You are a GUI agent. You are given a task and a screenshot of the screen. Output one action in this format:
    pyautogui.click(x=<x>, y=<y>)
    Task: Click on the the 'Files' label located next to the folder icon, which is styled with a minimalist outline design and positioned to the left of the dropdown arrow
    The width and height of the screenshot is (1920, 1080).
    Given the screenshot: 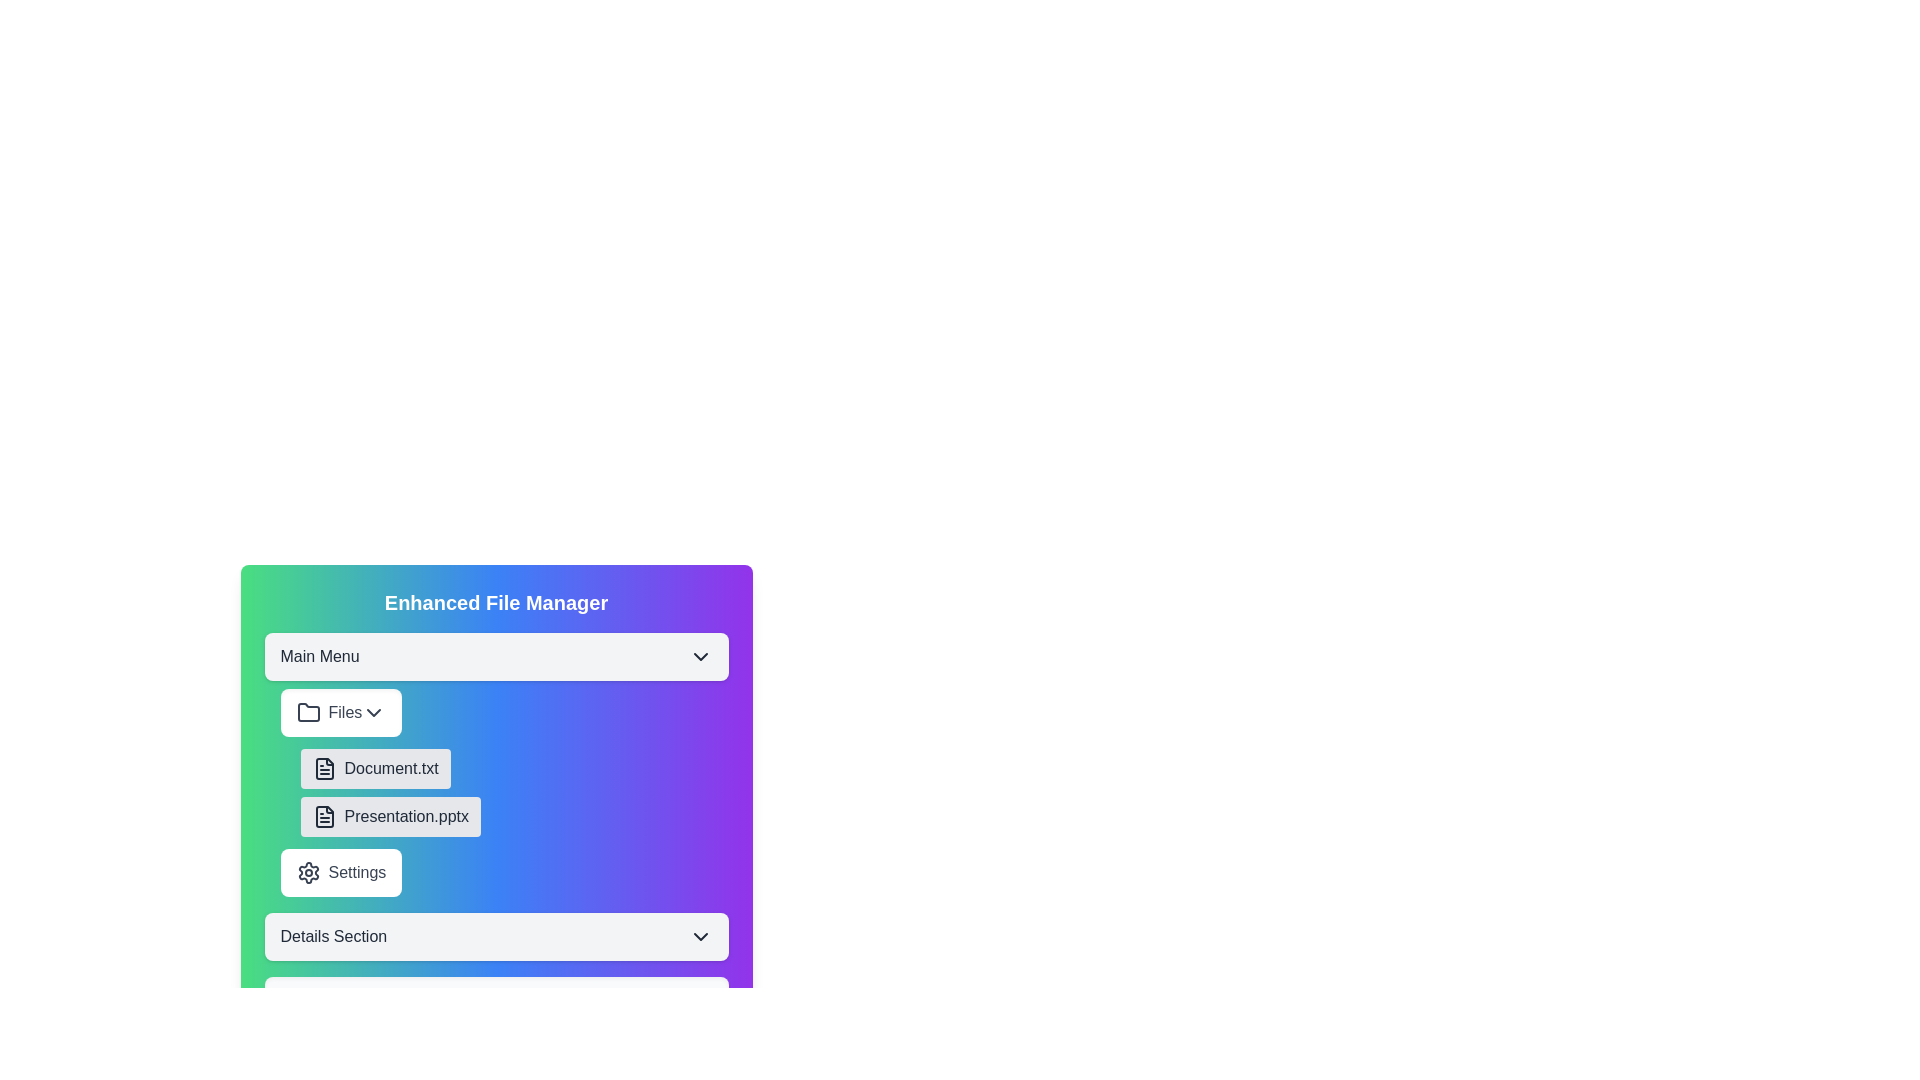 What is the action you would take?
    pyautogui.click(x=307, y=712)
    